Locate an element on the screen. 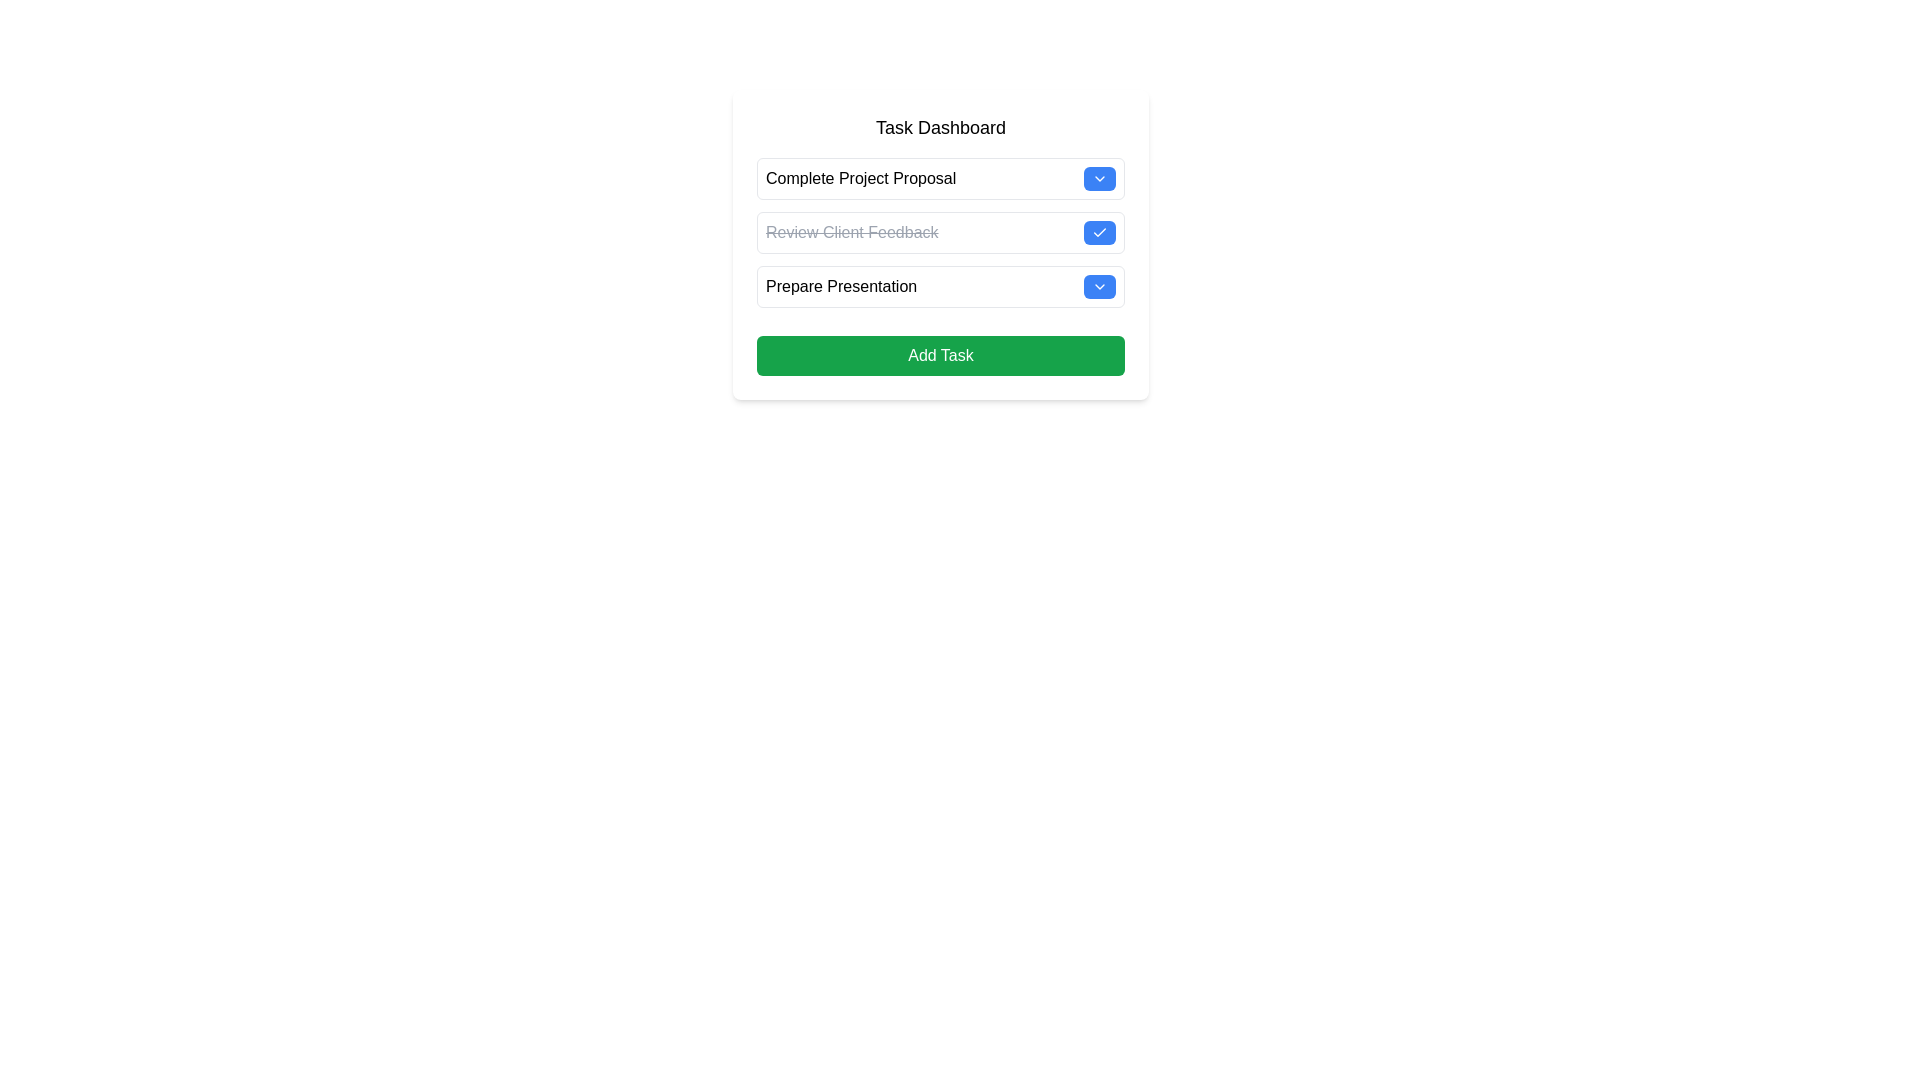  the task item in the task list that is positioned below 'Review Client Feedback' and above the green 'Add Task' button to modify the task is located at coordinates (939, 286).